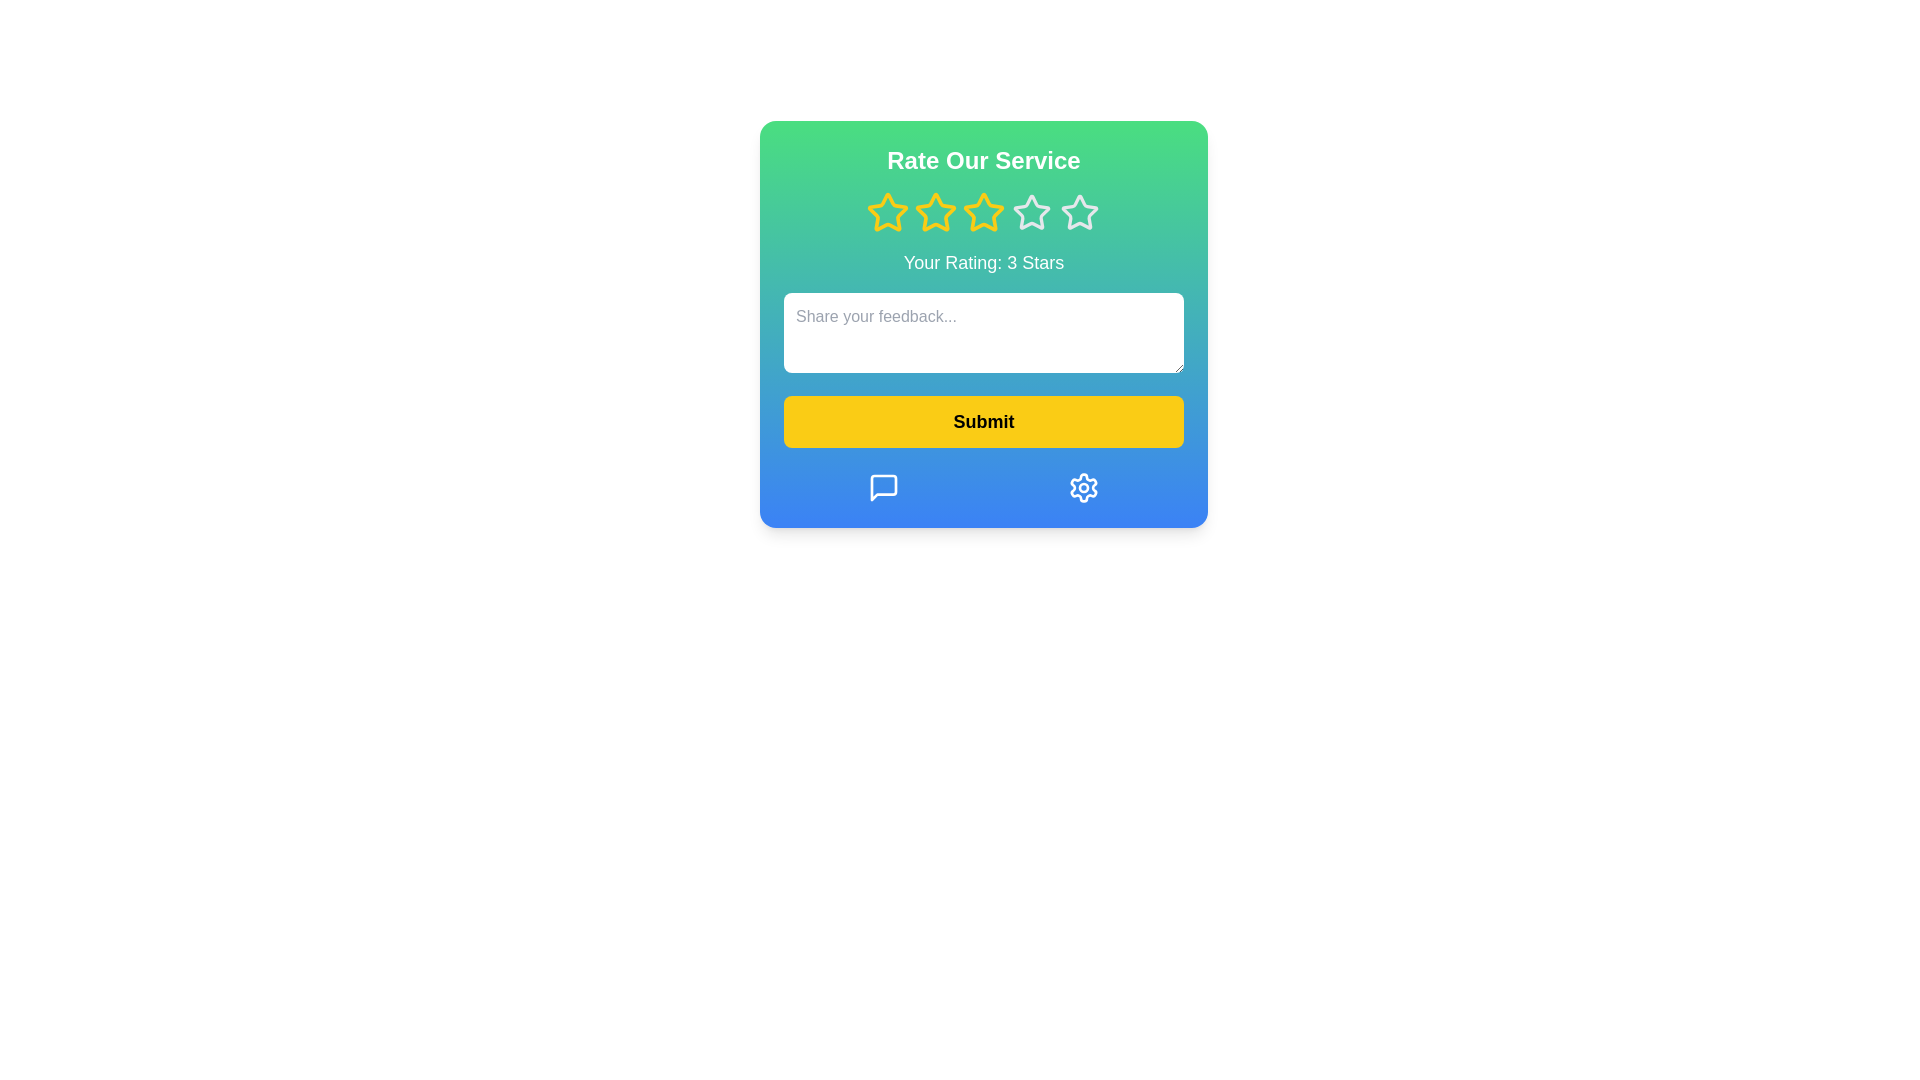  What do you see at coordinates (935, 212) in the screenshot?
I see `the third yellow star` at bounding box center [935, 212].